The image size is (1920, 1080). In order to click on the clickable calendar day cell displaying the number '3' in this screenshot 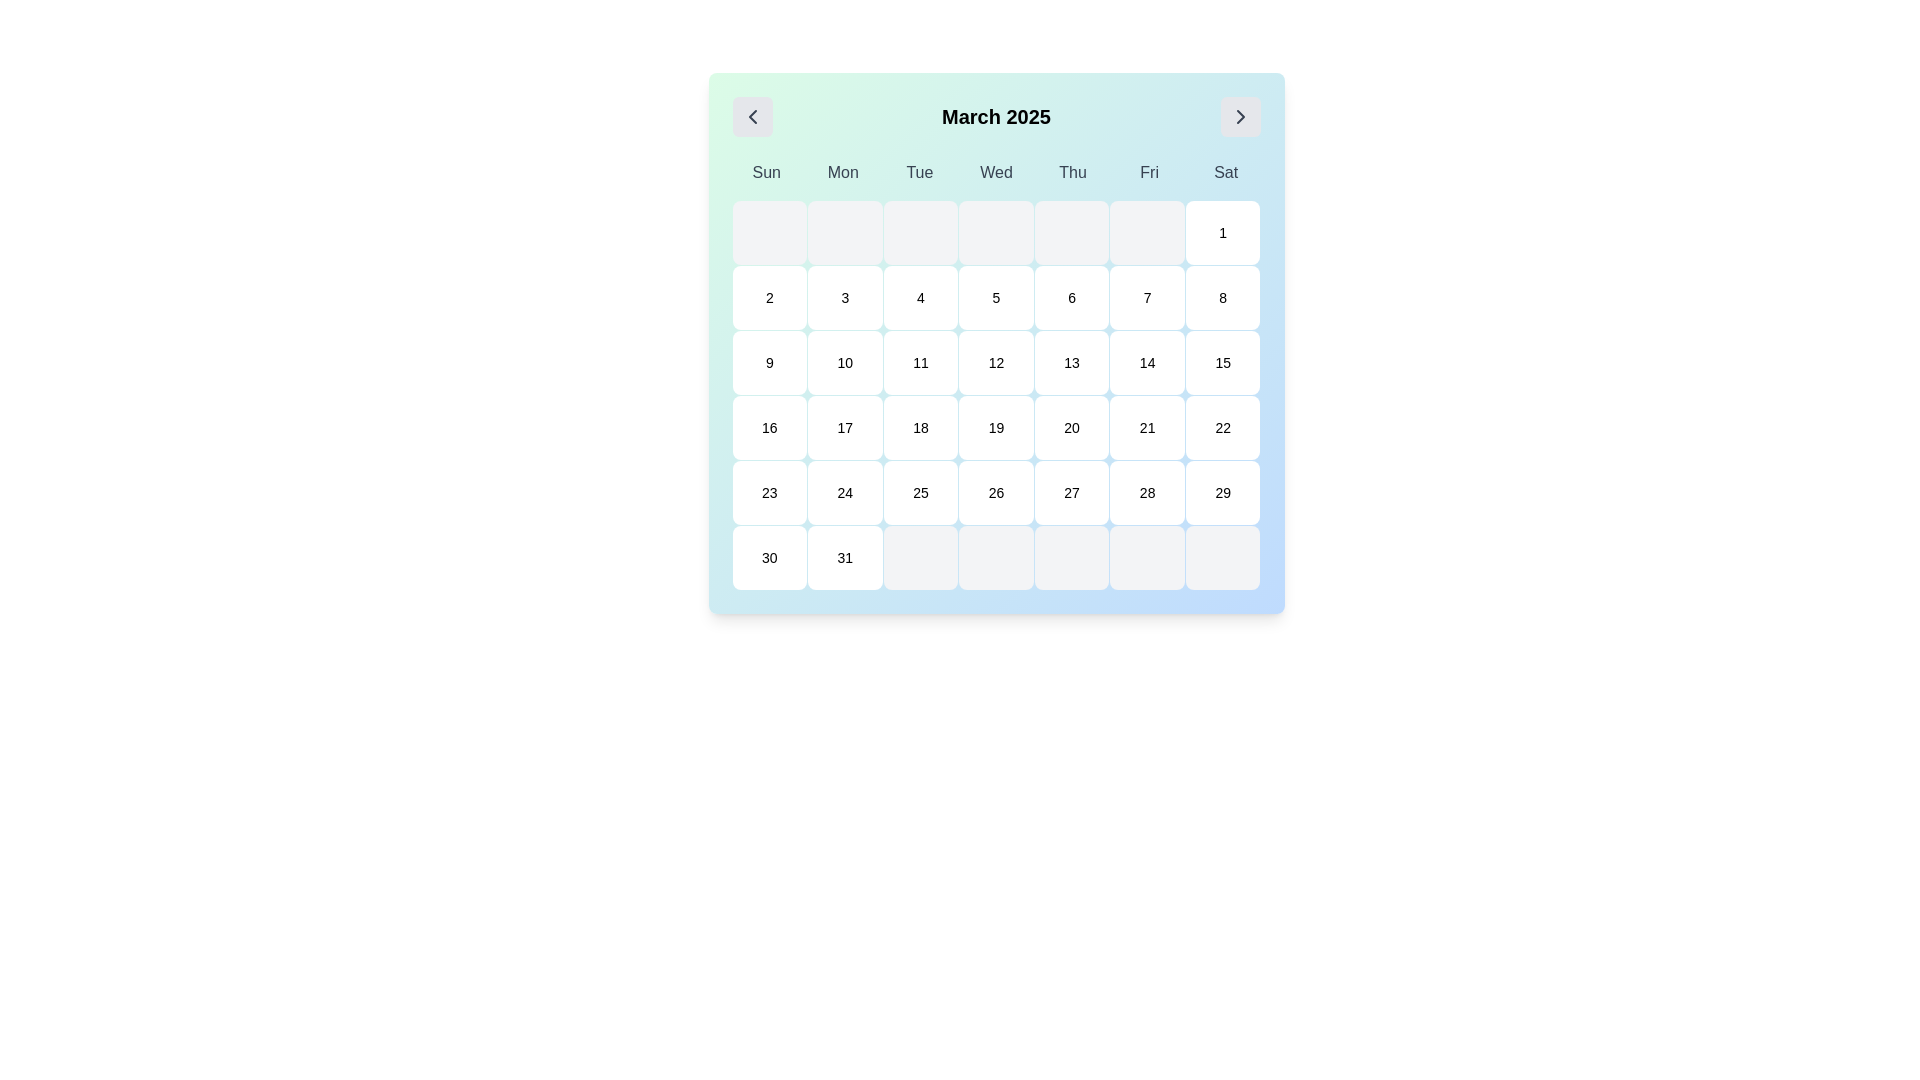, I will do `click(845, 297)`.